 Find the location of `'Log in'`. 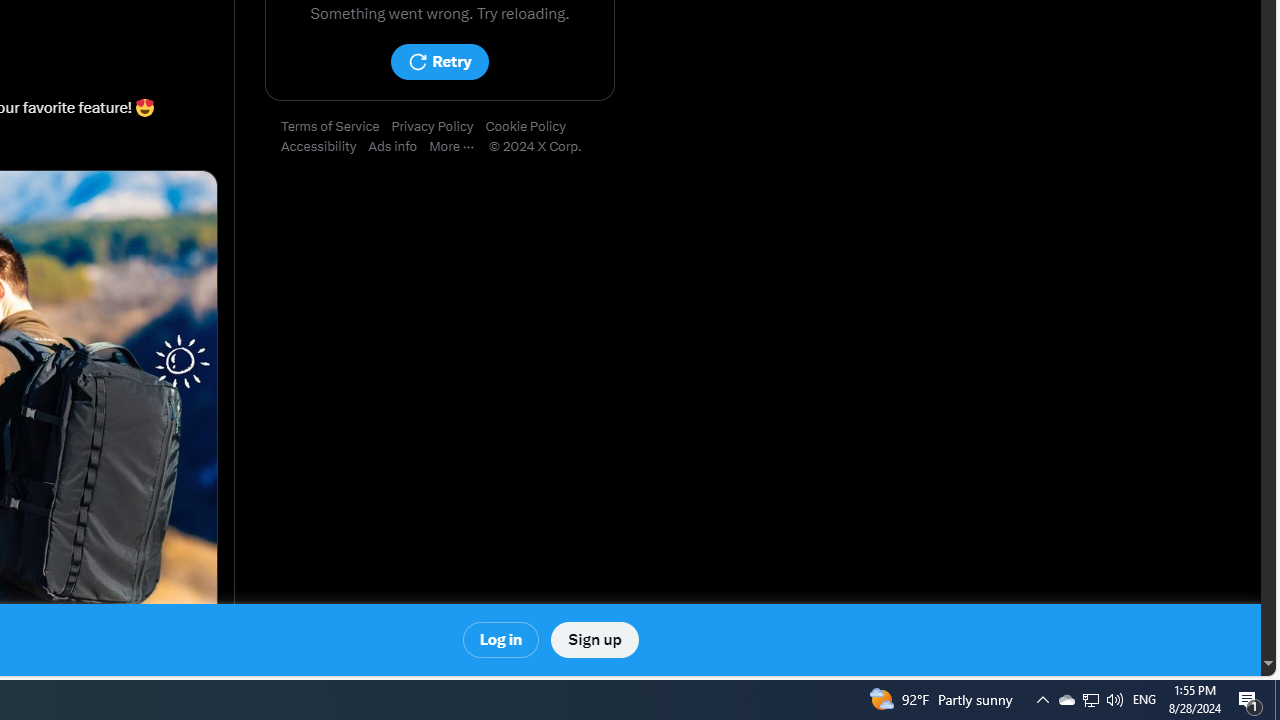

'Log in' is located at coordinates (501, 640).